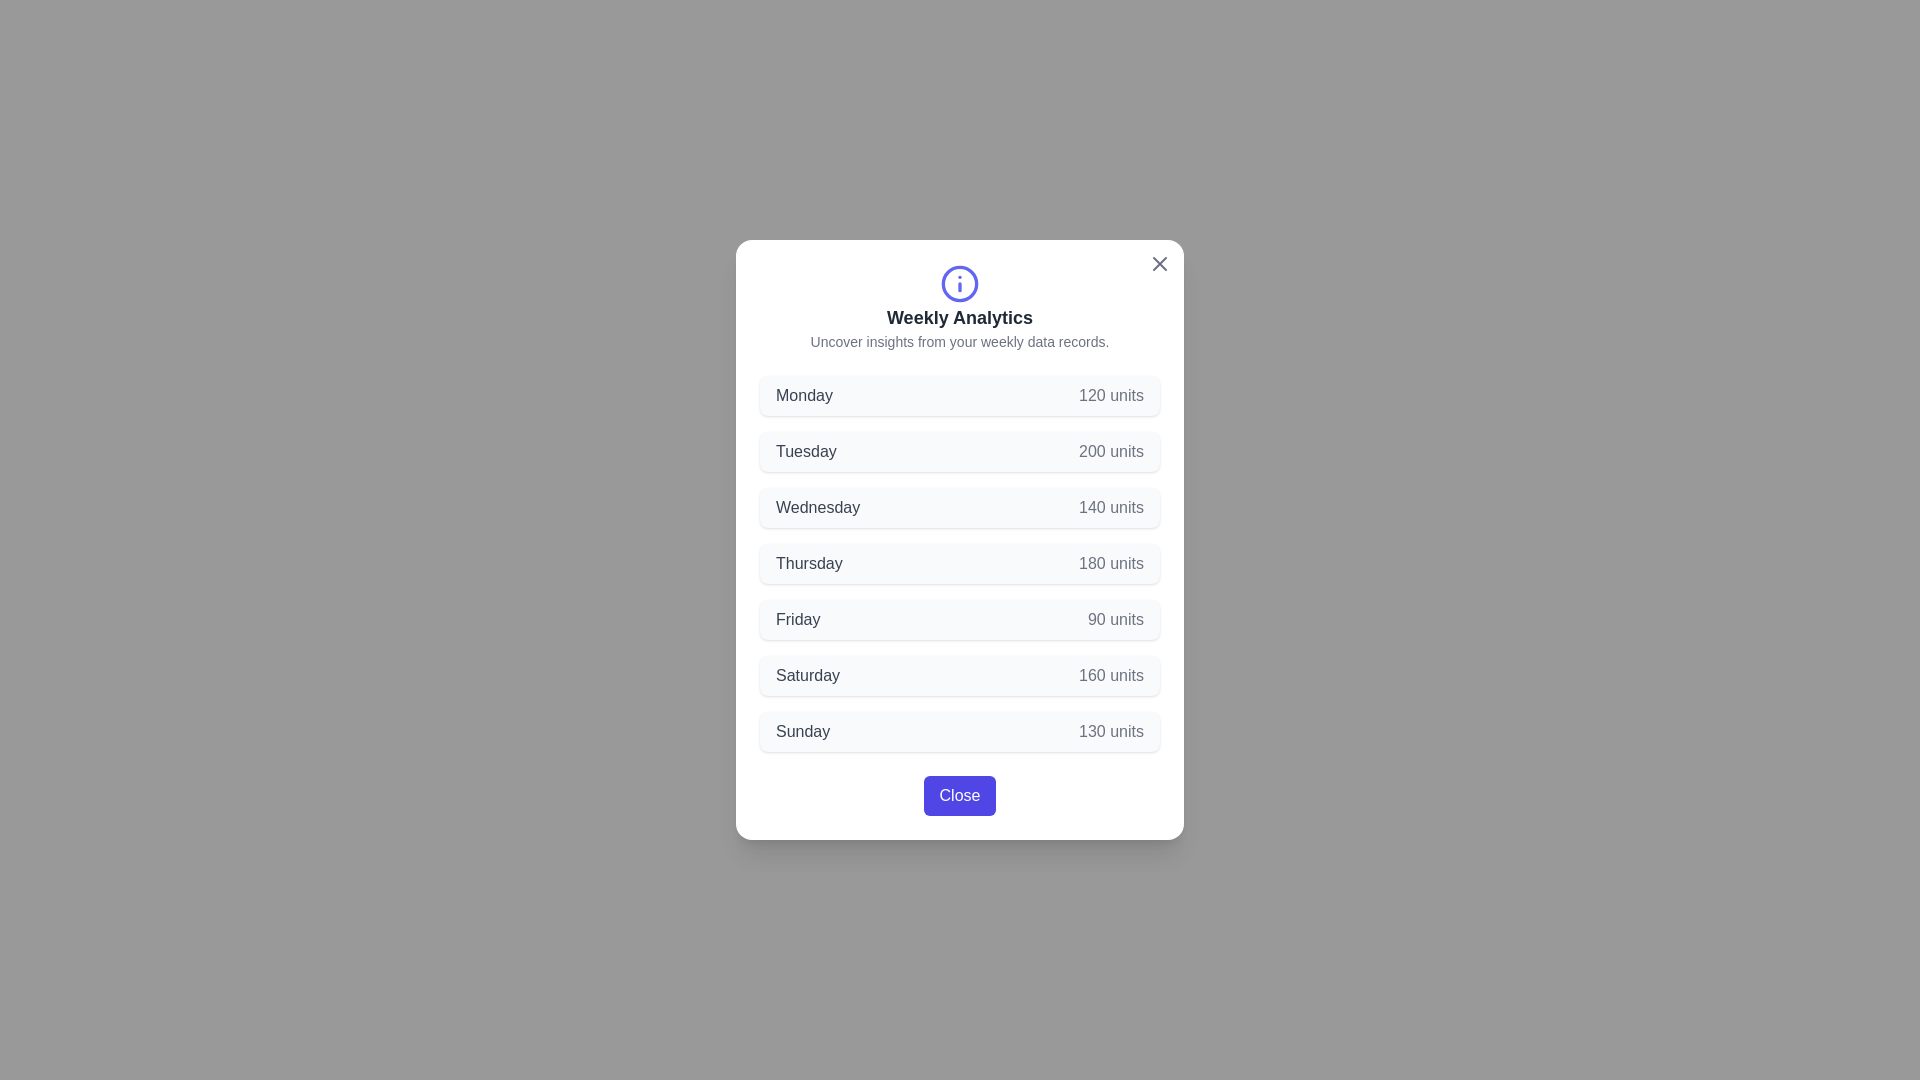 This screenshot has height=1080, width=1920. Describe the element at coordinates (960, 794) in the screenshot. I see `the 'Close' button to close the dialog` at that location.